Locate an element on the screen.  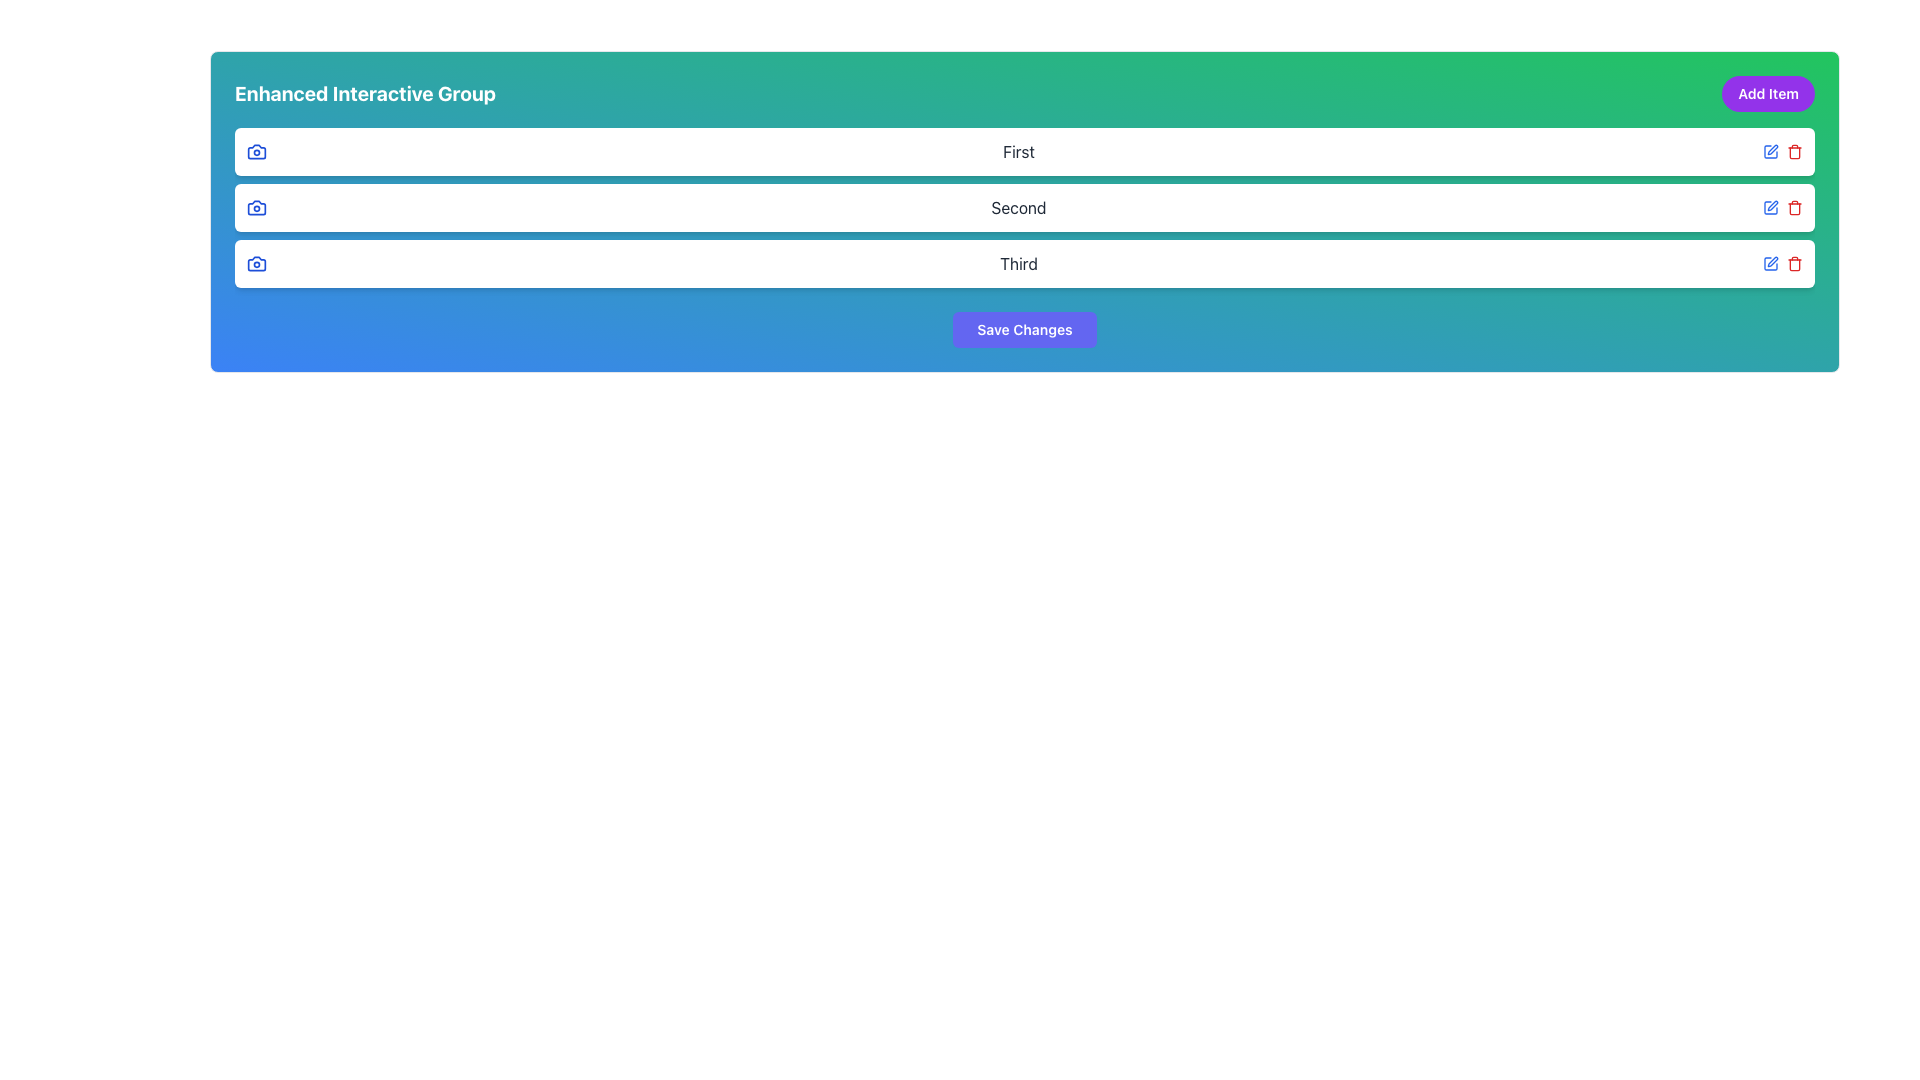
the pen-shaped icon button located in the top-right corner of the first row of items is located at coordinates (1772, 149).